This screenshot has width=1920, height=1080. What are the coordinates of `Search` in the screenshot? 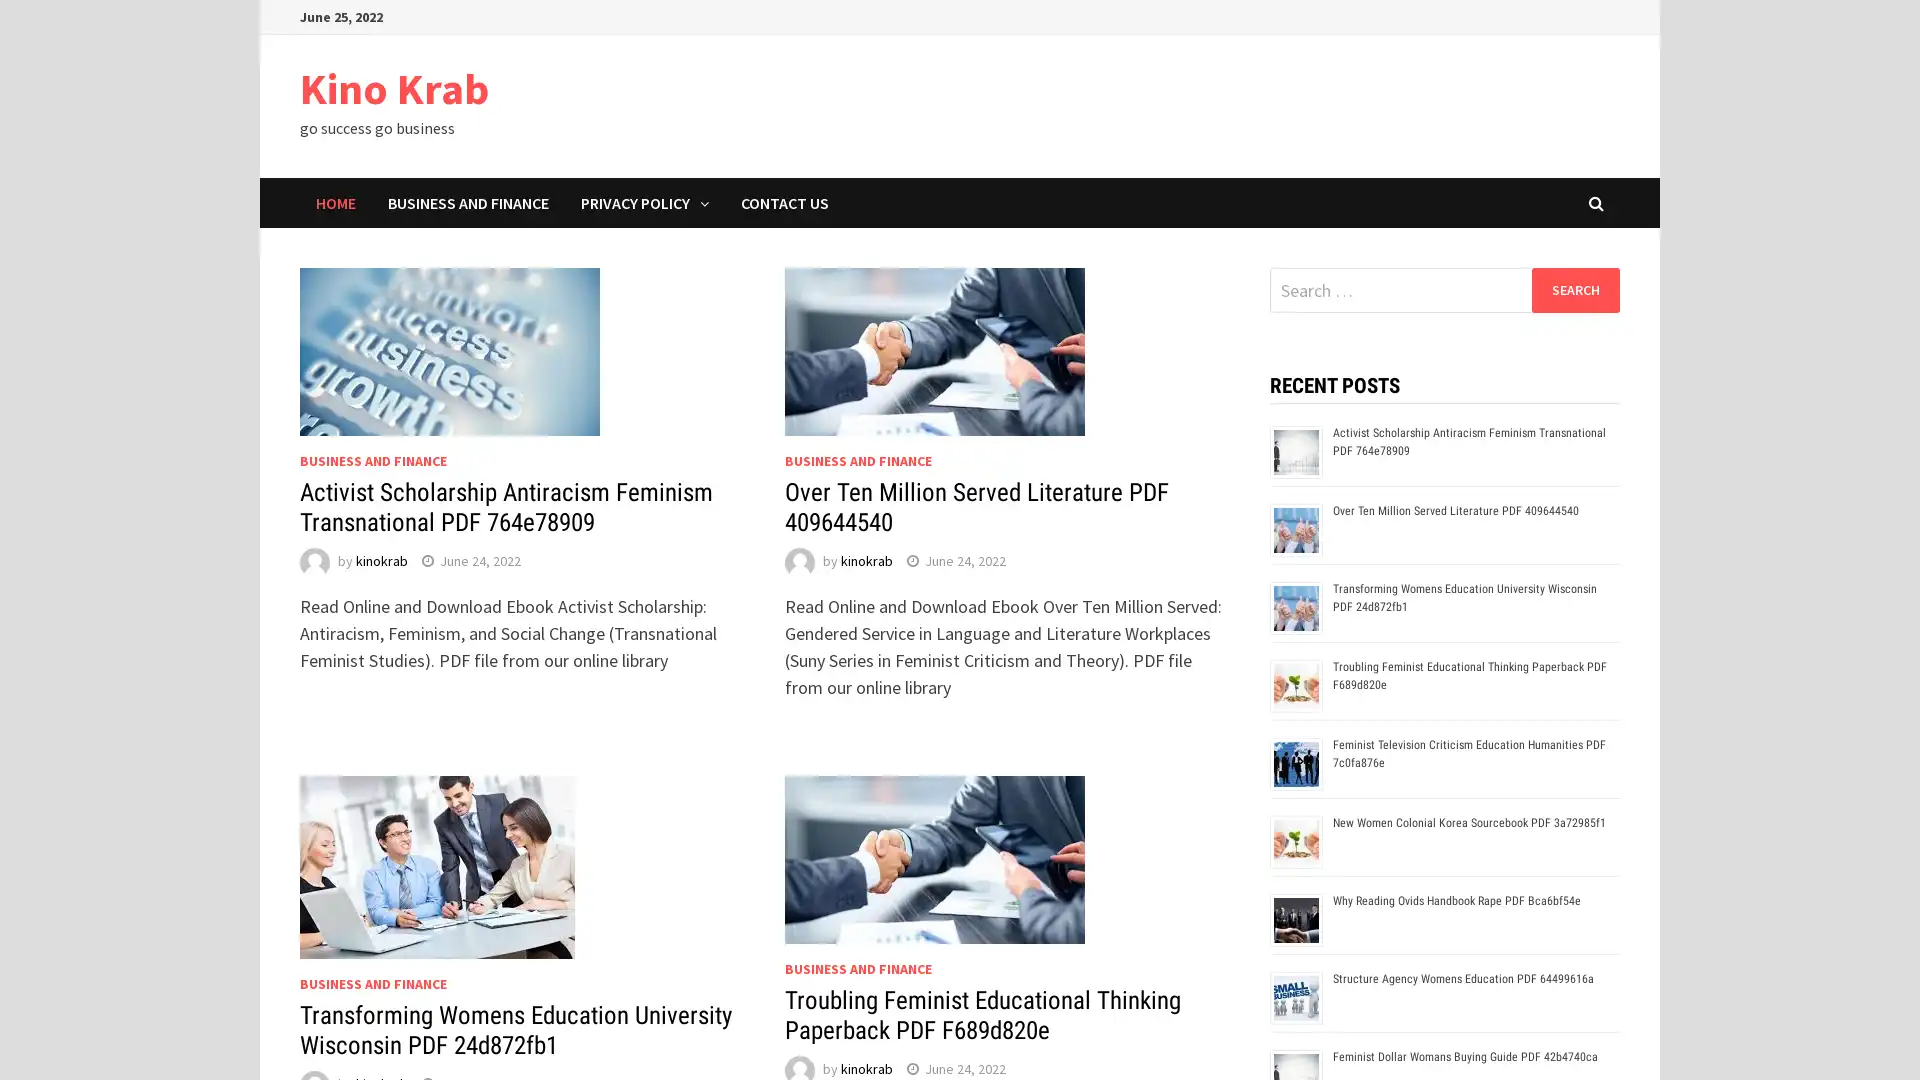 It's located at (1574, 289).